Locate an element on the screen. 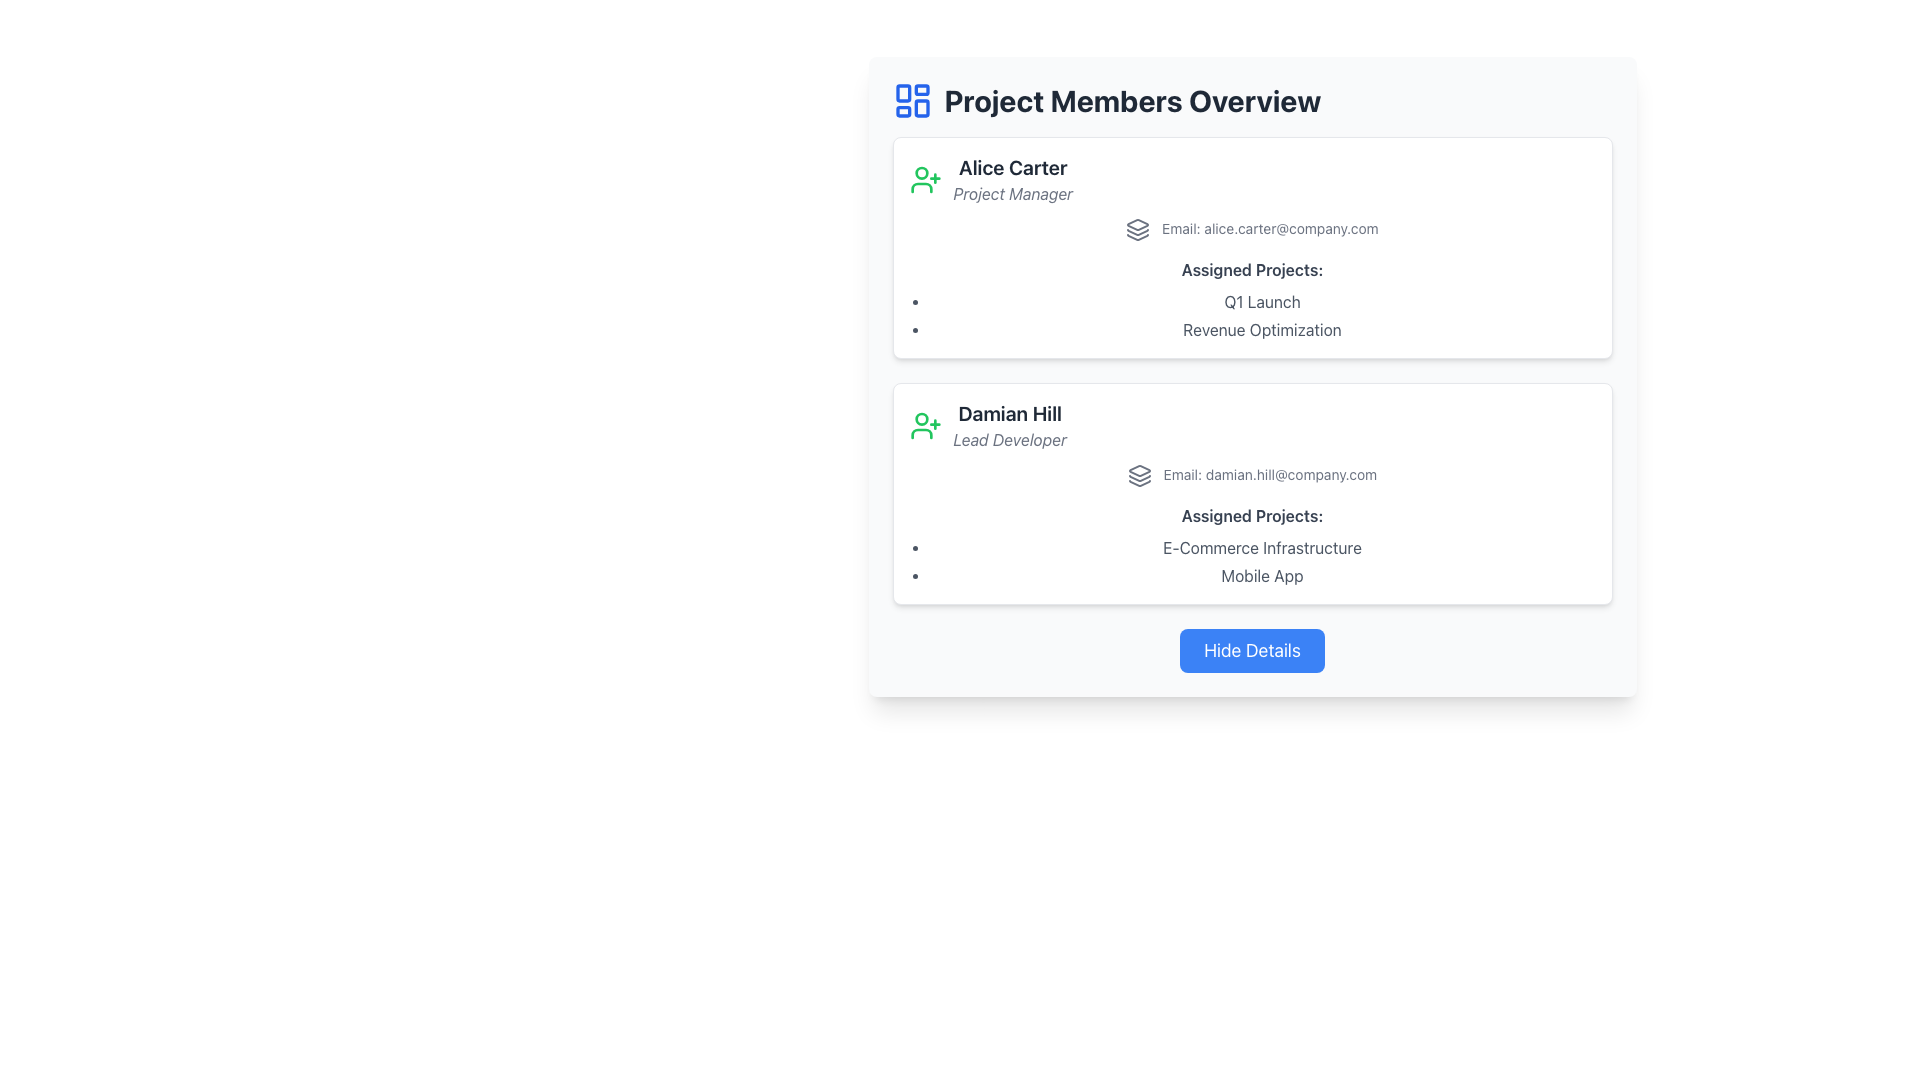 The image size is (1920, 1080). the user management SVG icon located to the left of Alice Carter's name and role text is located at coordinates (924, 180).